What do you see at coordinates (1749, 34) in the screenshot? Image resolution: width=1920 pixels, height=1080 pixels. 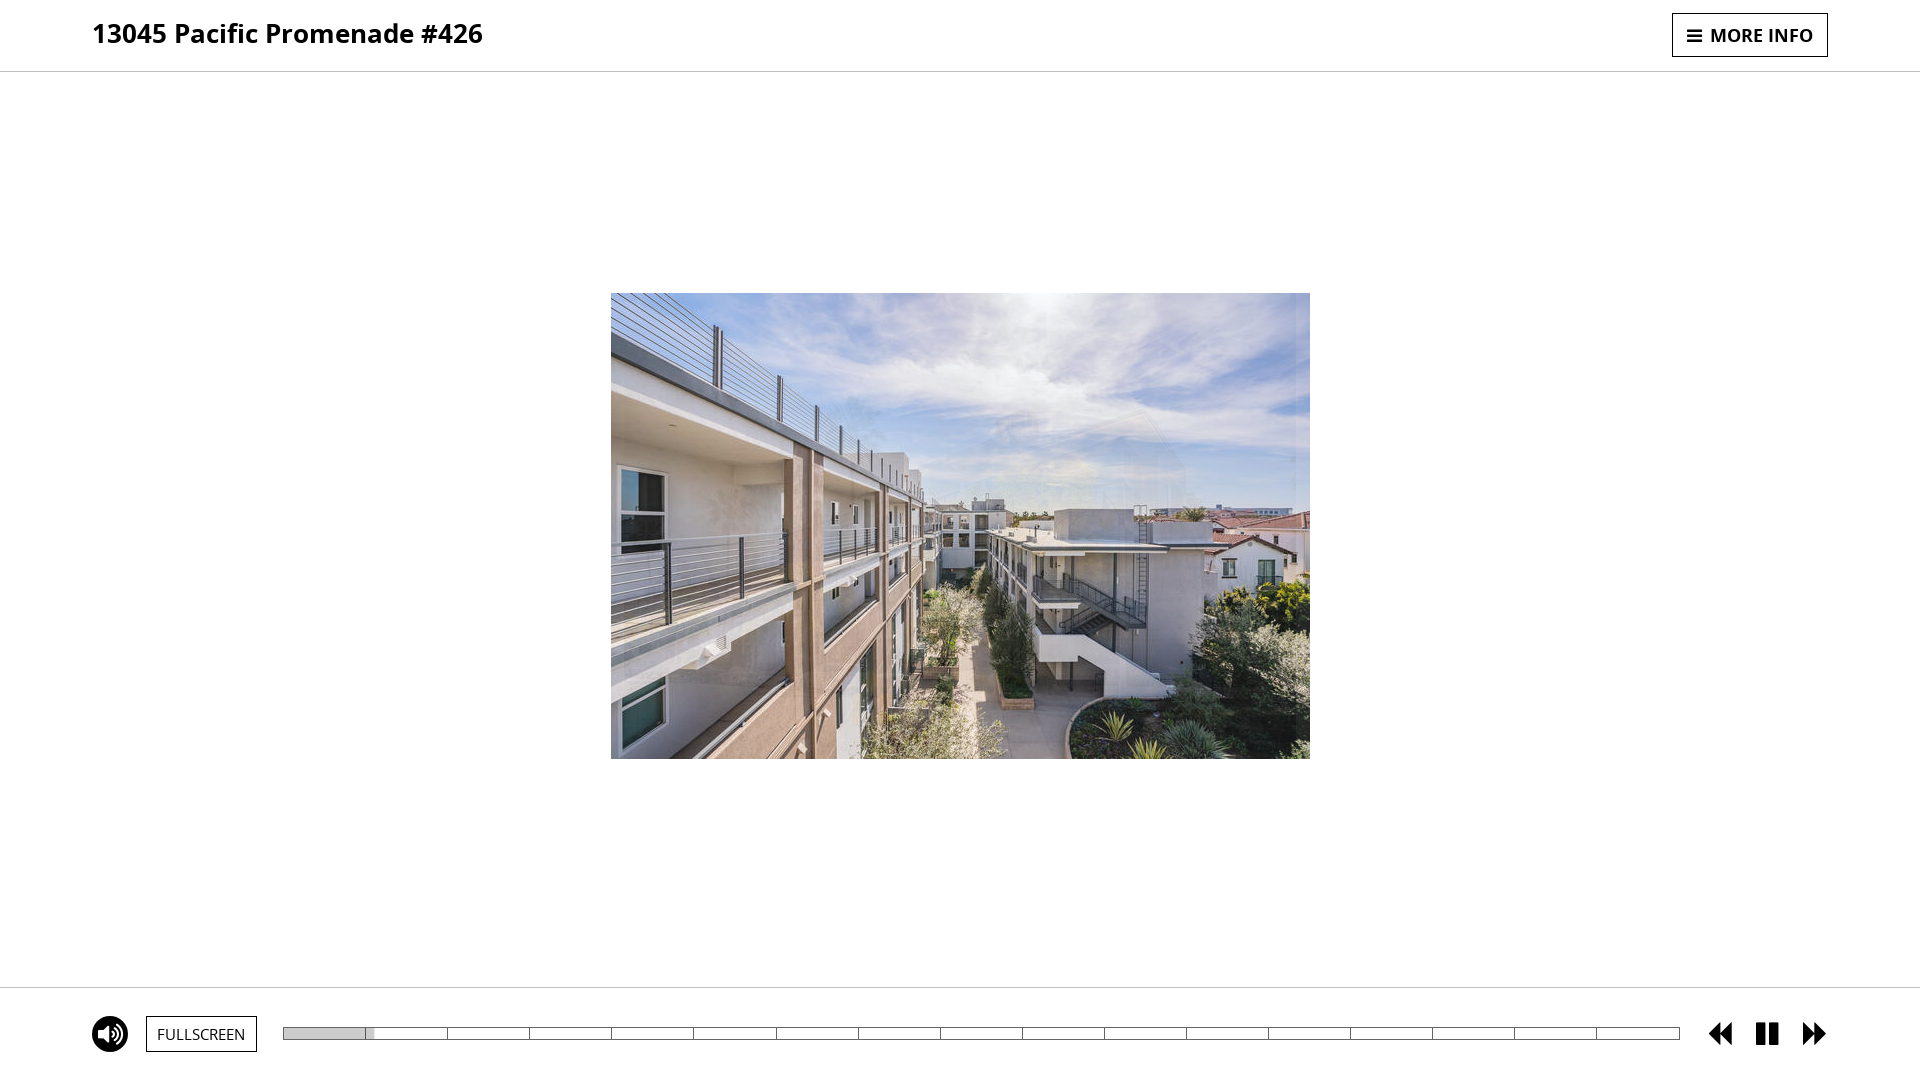 I see `'MORE INFO'` at bounding box center [1749, 34].